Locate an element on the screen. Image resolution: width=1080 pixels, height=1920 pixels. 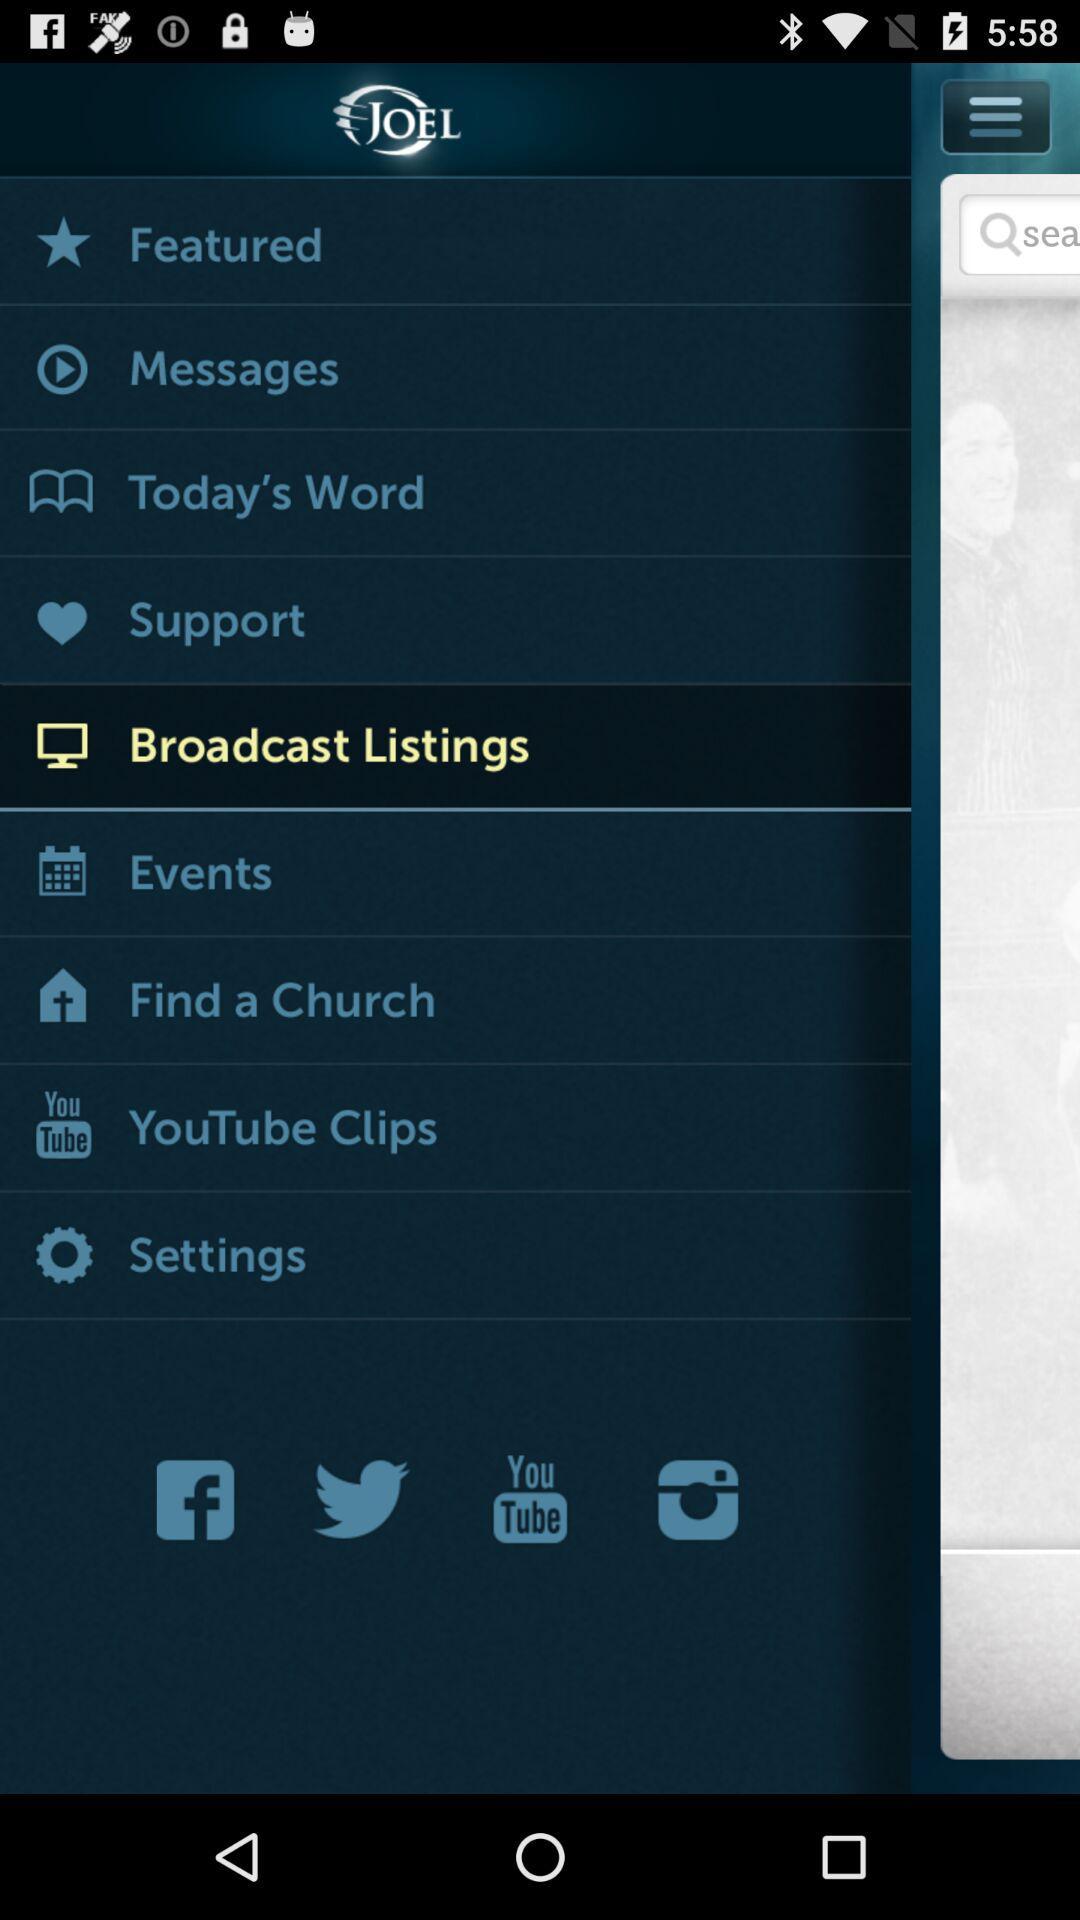
serarch is located at coordinates (1019, 234).